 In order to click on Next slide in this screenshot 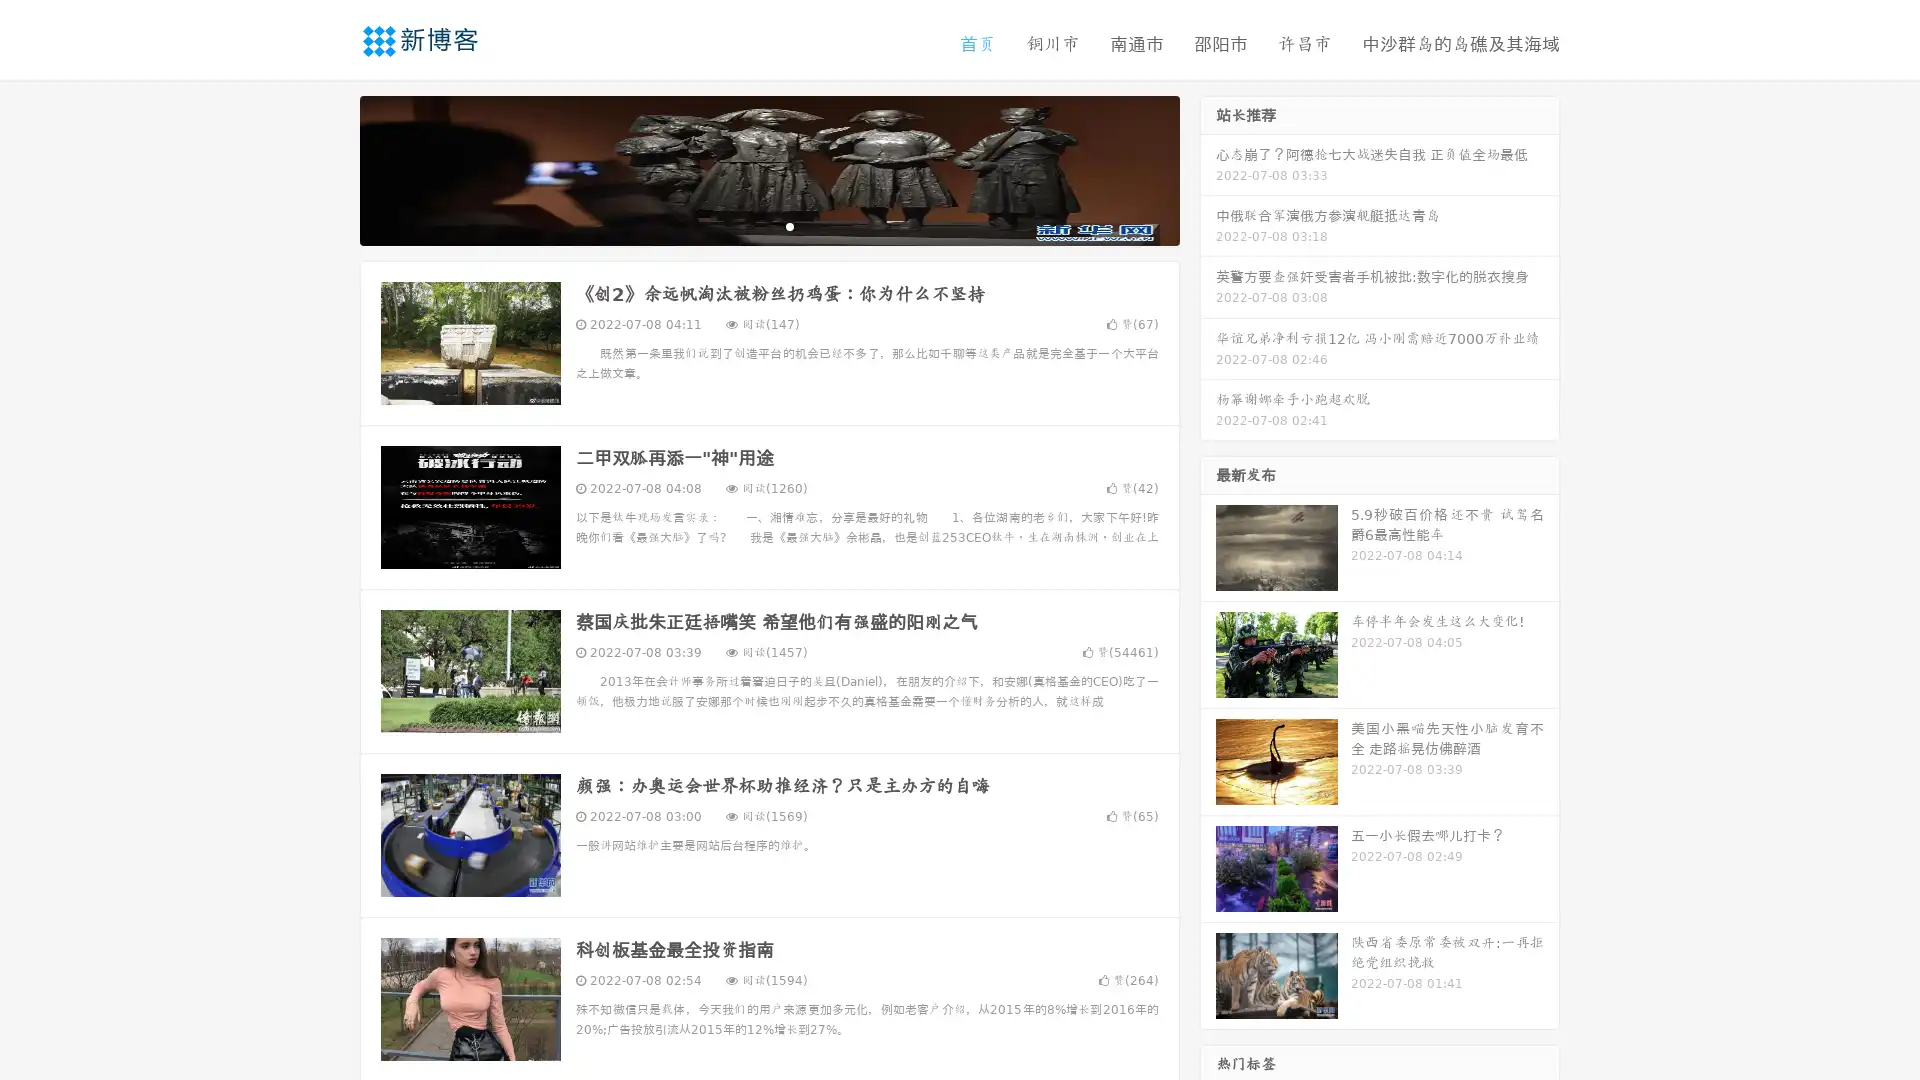, I will do `click(1208, 168)`.